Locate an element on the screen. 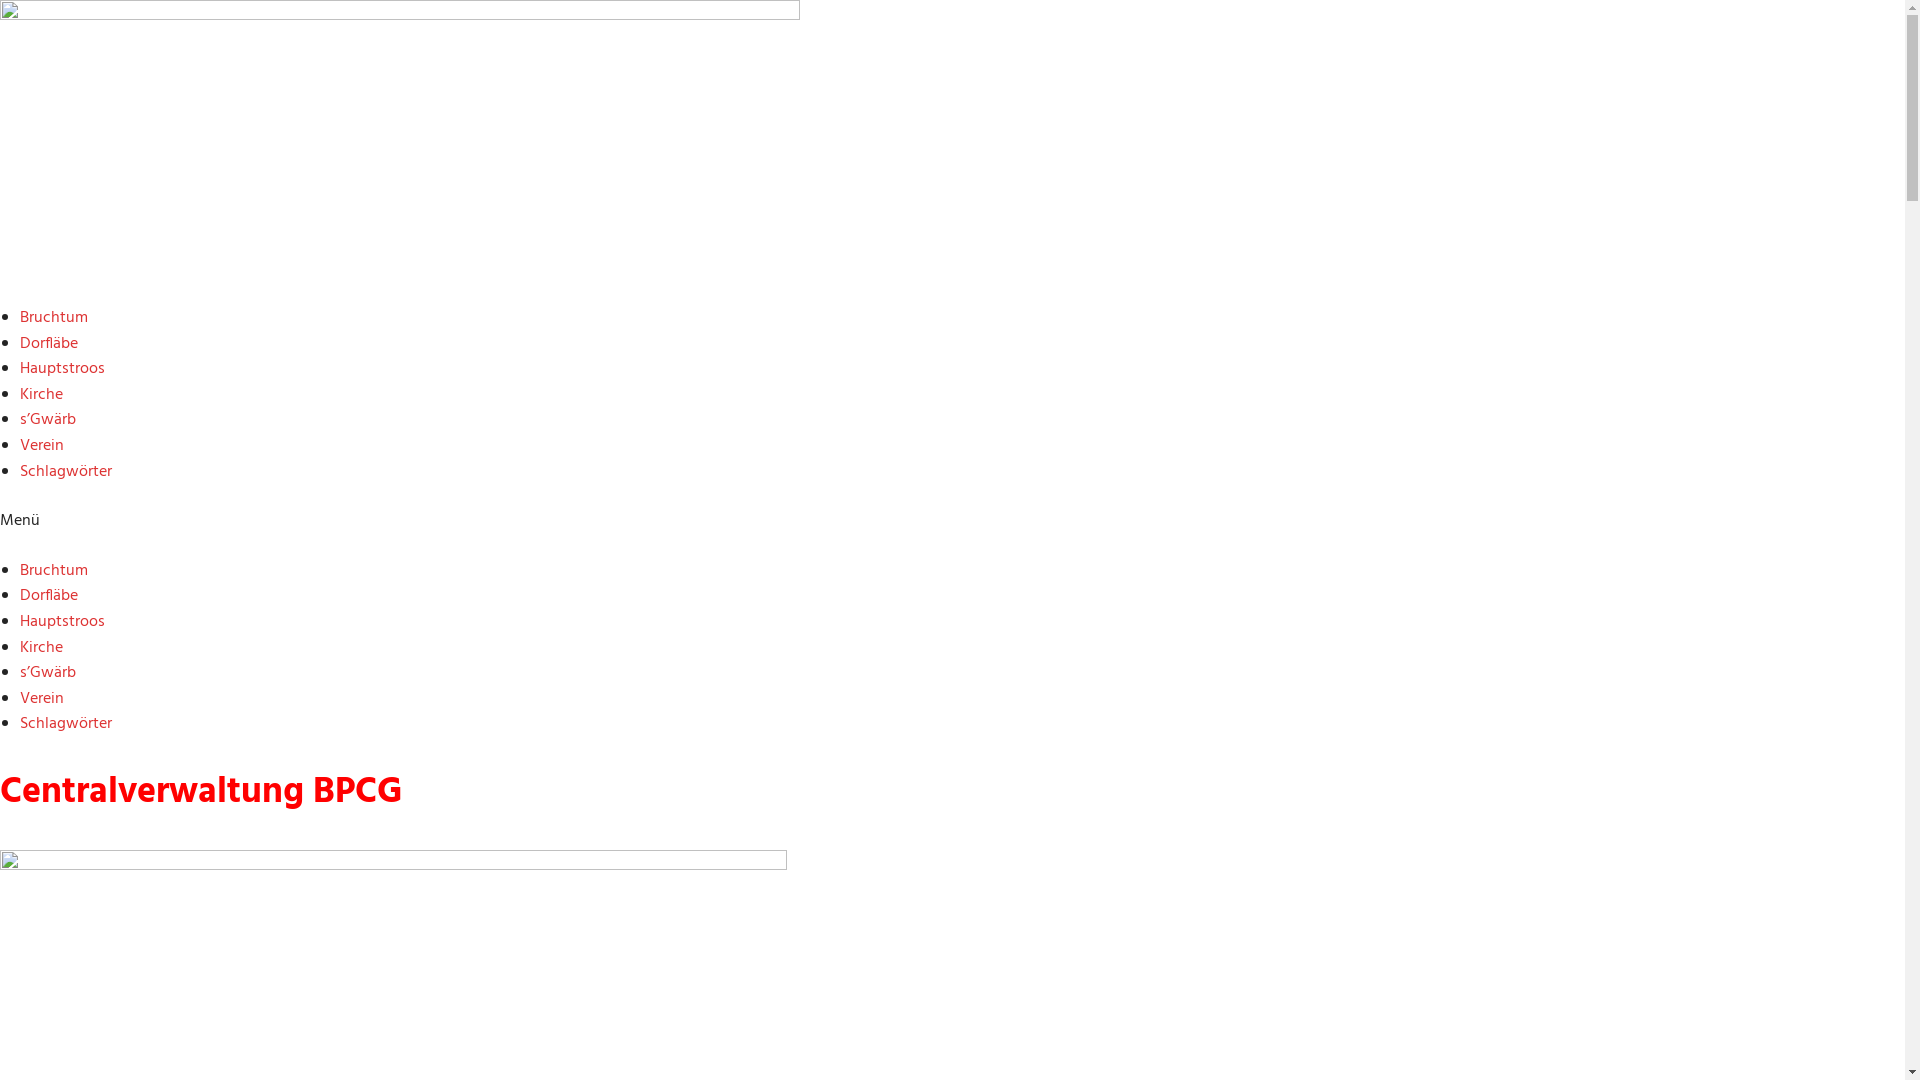  'Bruchtum' is located at coordinates (19, 570).